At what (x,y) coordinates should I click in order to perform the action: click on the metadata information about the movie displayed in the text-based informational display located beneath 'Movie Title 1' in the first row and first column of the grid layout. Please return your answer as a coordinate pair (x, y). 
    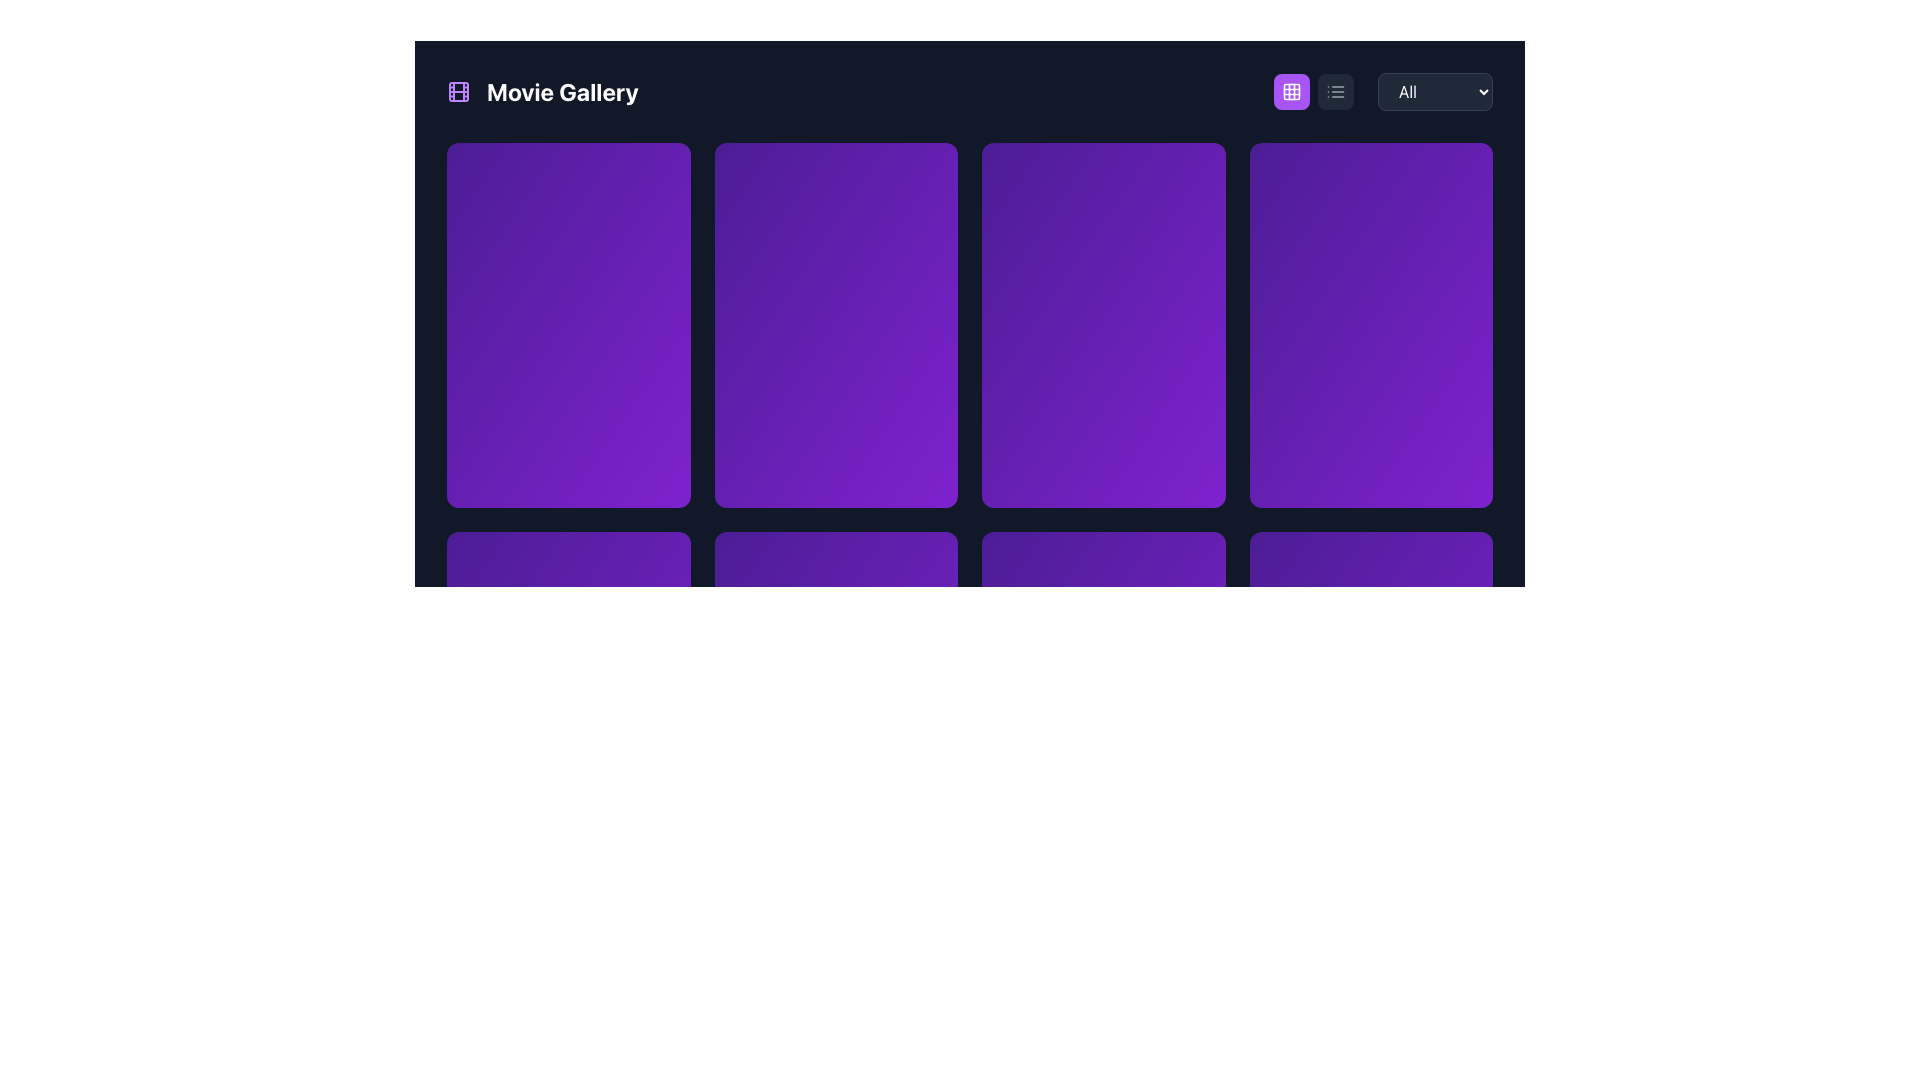
    Looking at the image, I should click on (567, 425).